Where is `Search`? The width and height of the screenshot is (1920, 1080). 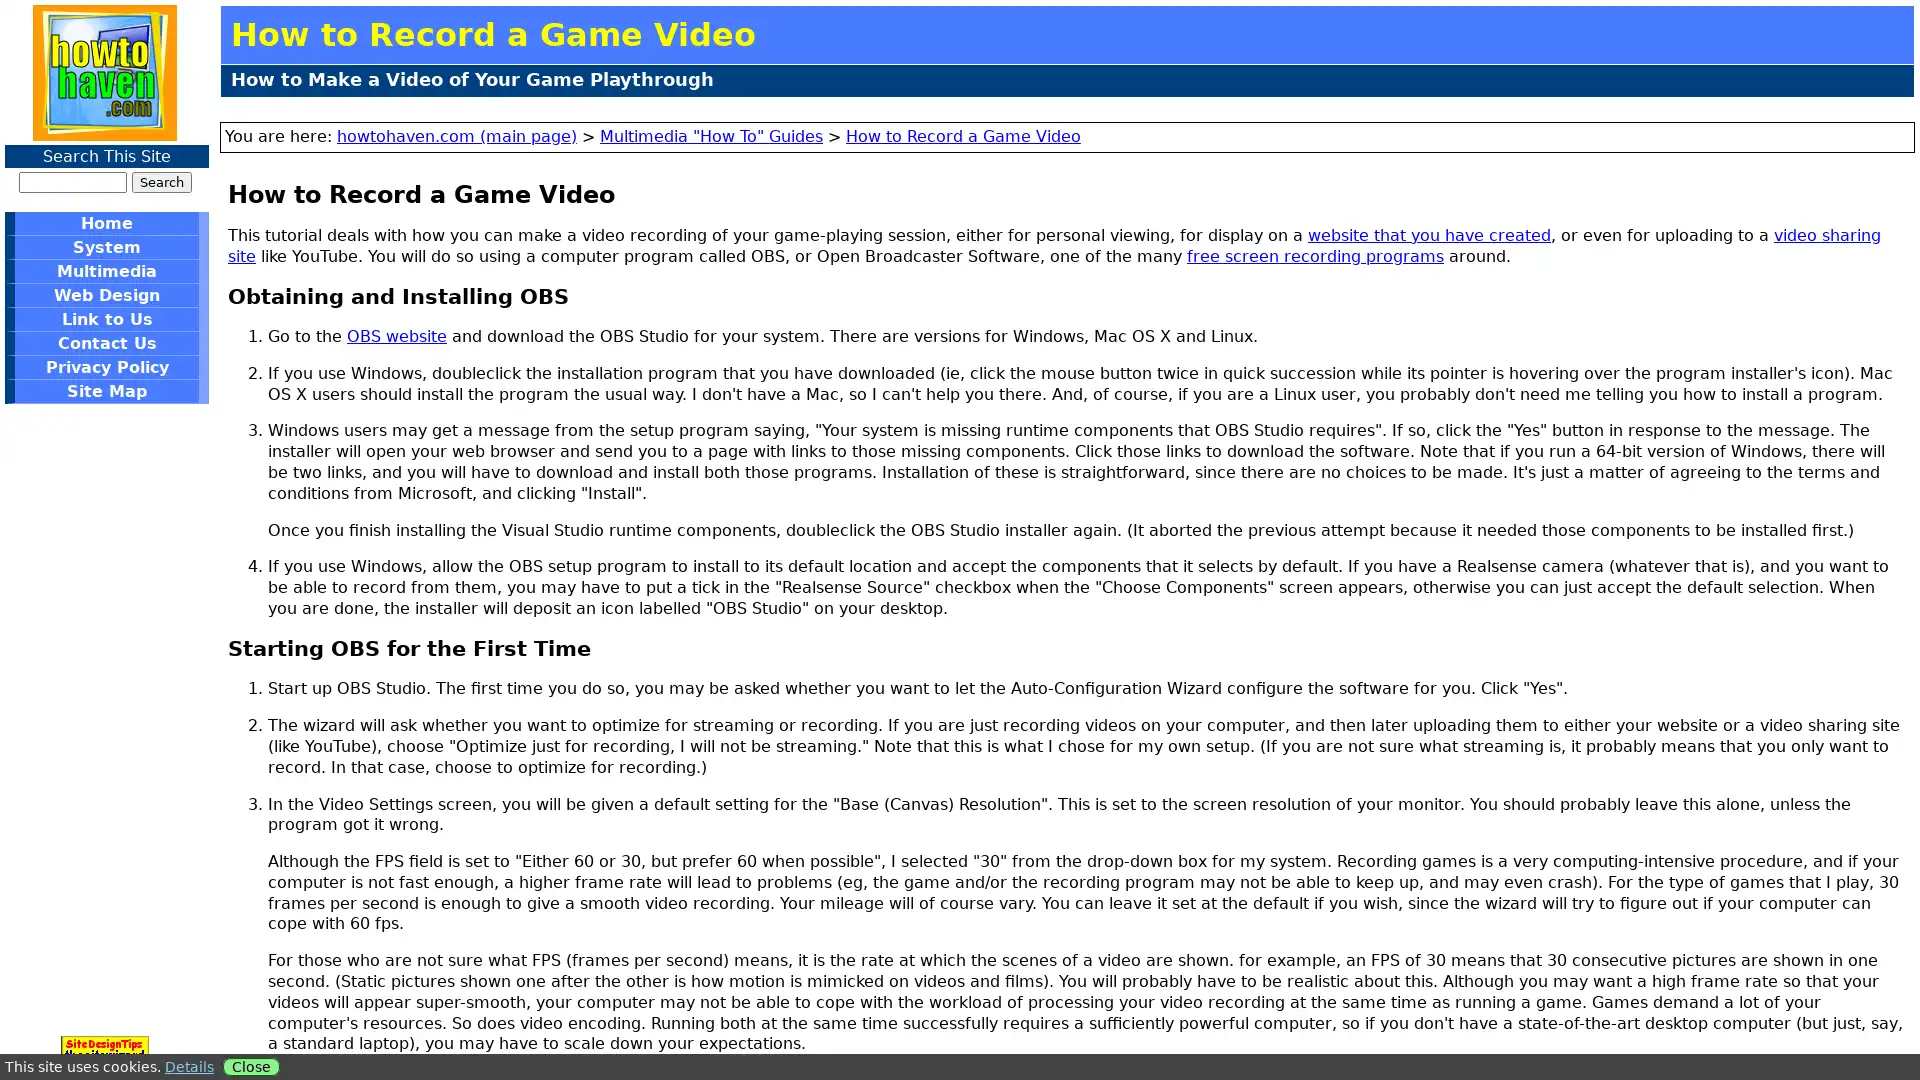 Search is located at coordinates (161, 182).